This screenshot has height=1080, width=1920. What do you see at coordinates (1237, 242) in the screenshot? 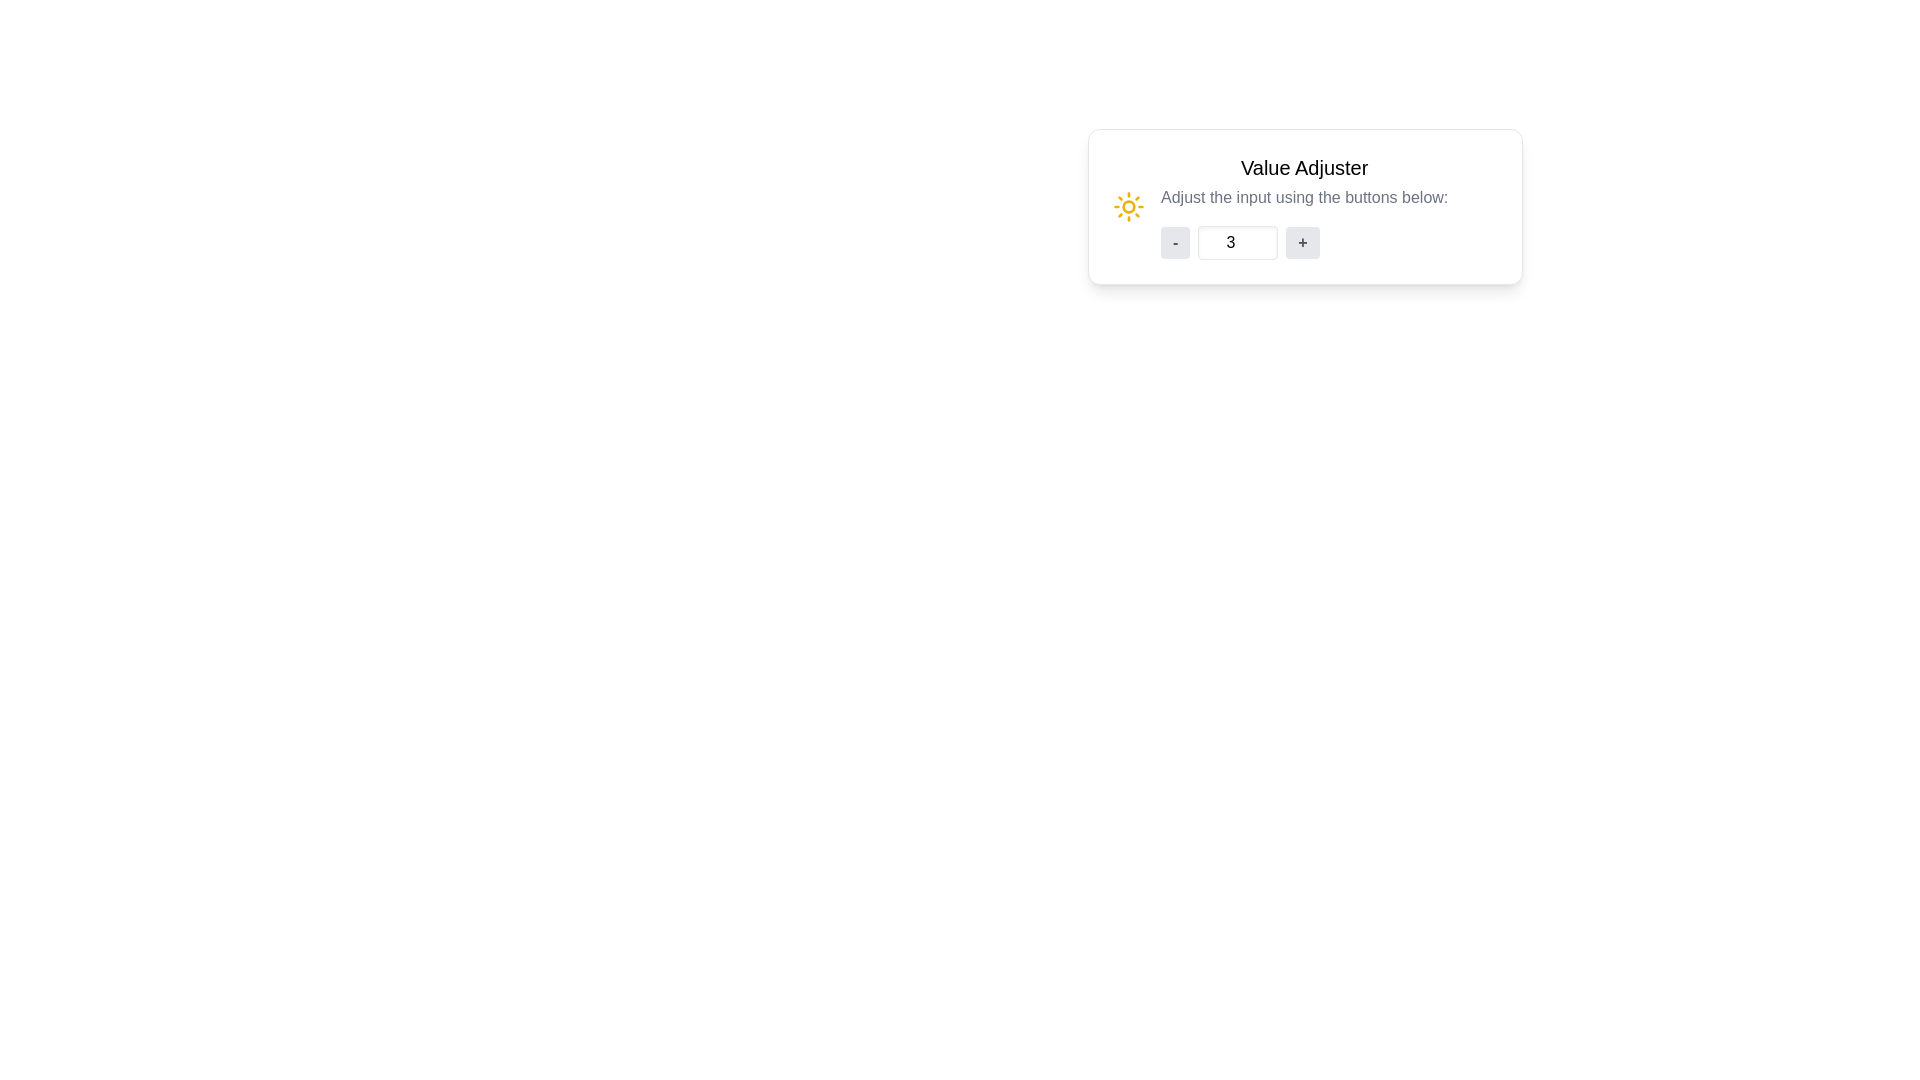
I see `the numeric input field that currently displays the number 3 to focus on it` at bounding box center [1237, 242].